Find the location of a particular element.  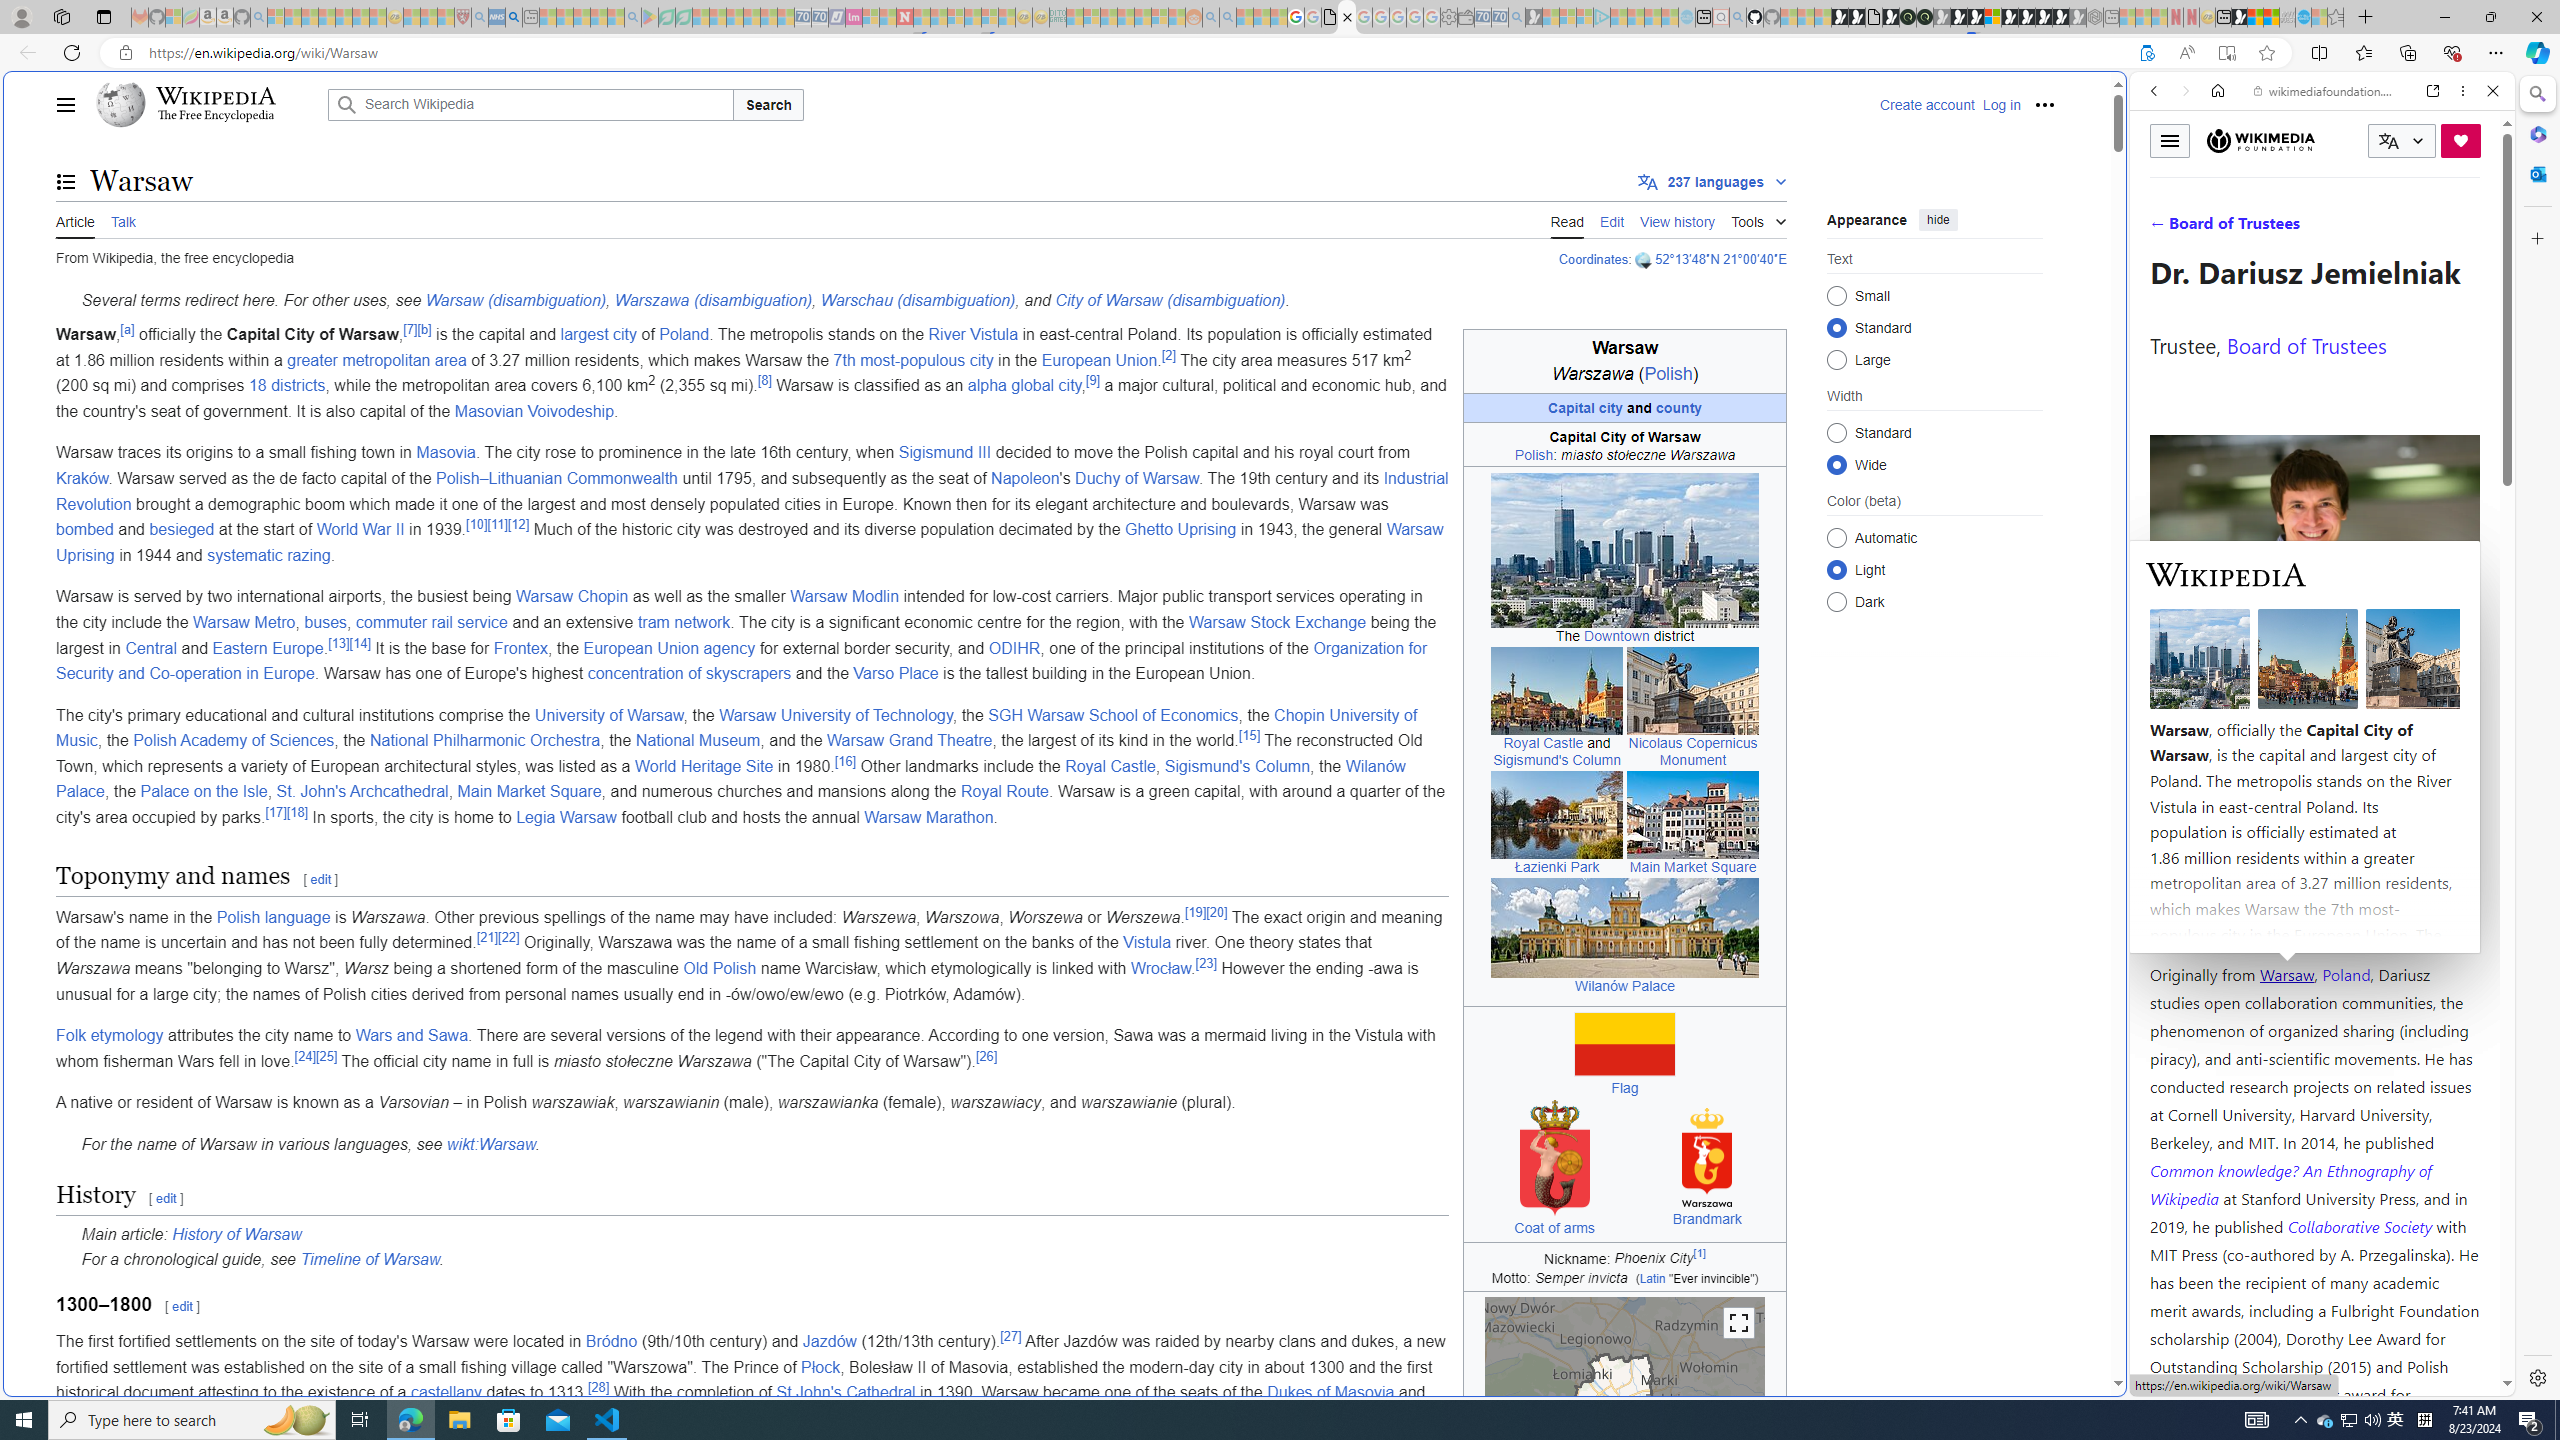

'View history' is located at coordinates (1678, 219).